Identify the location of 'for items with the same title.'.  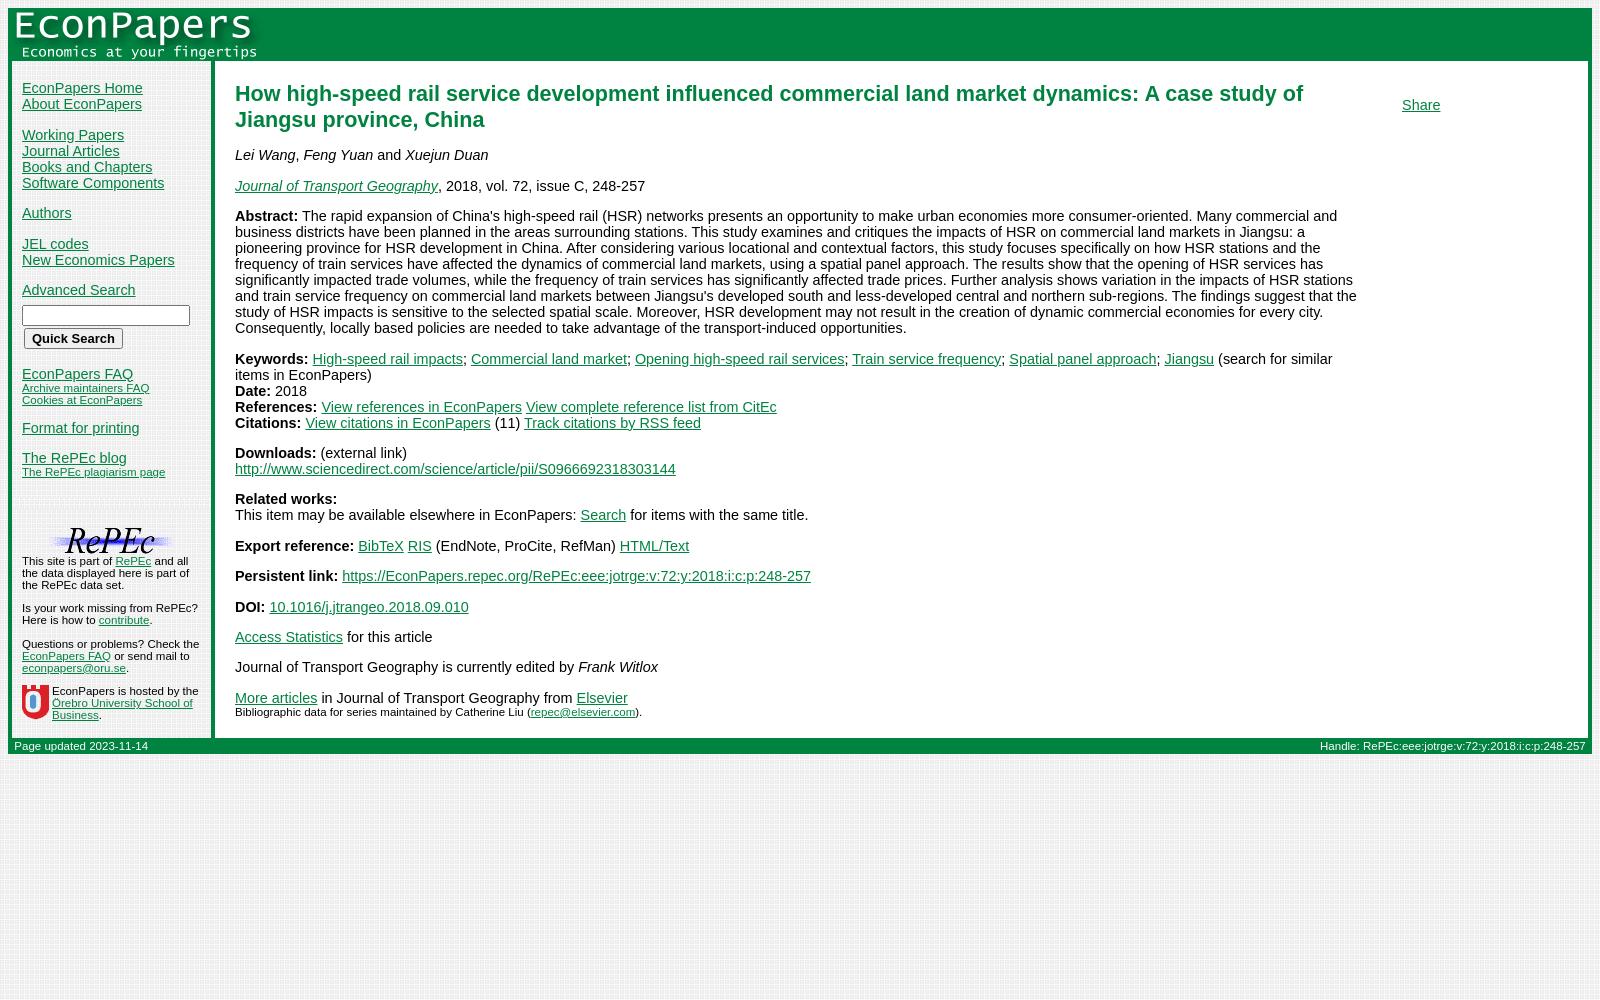
(625, 515).